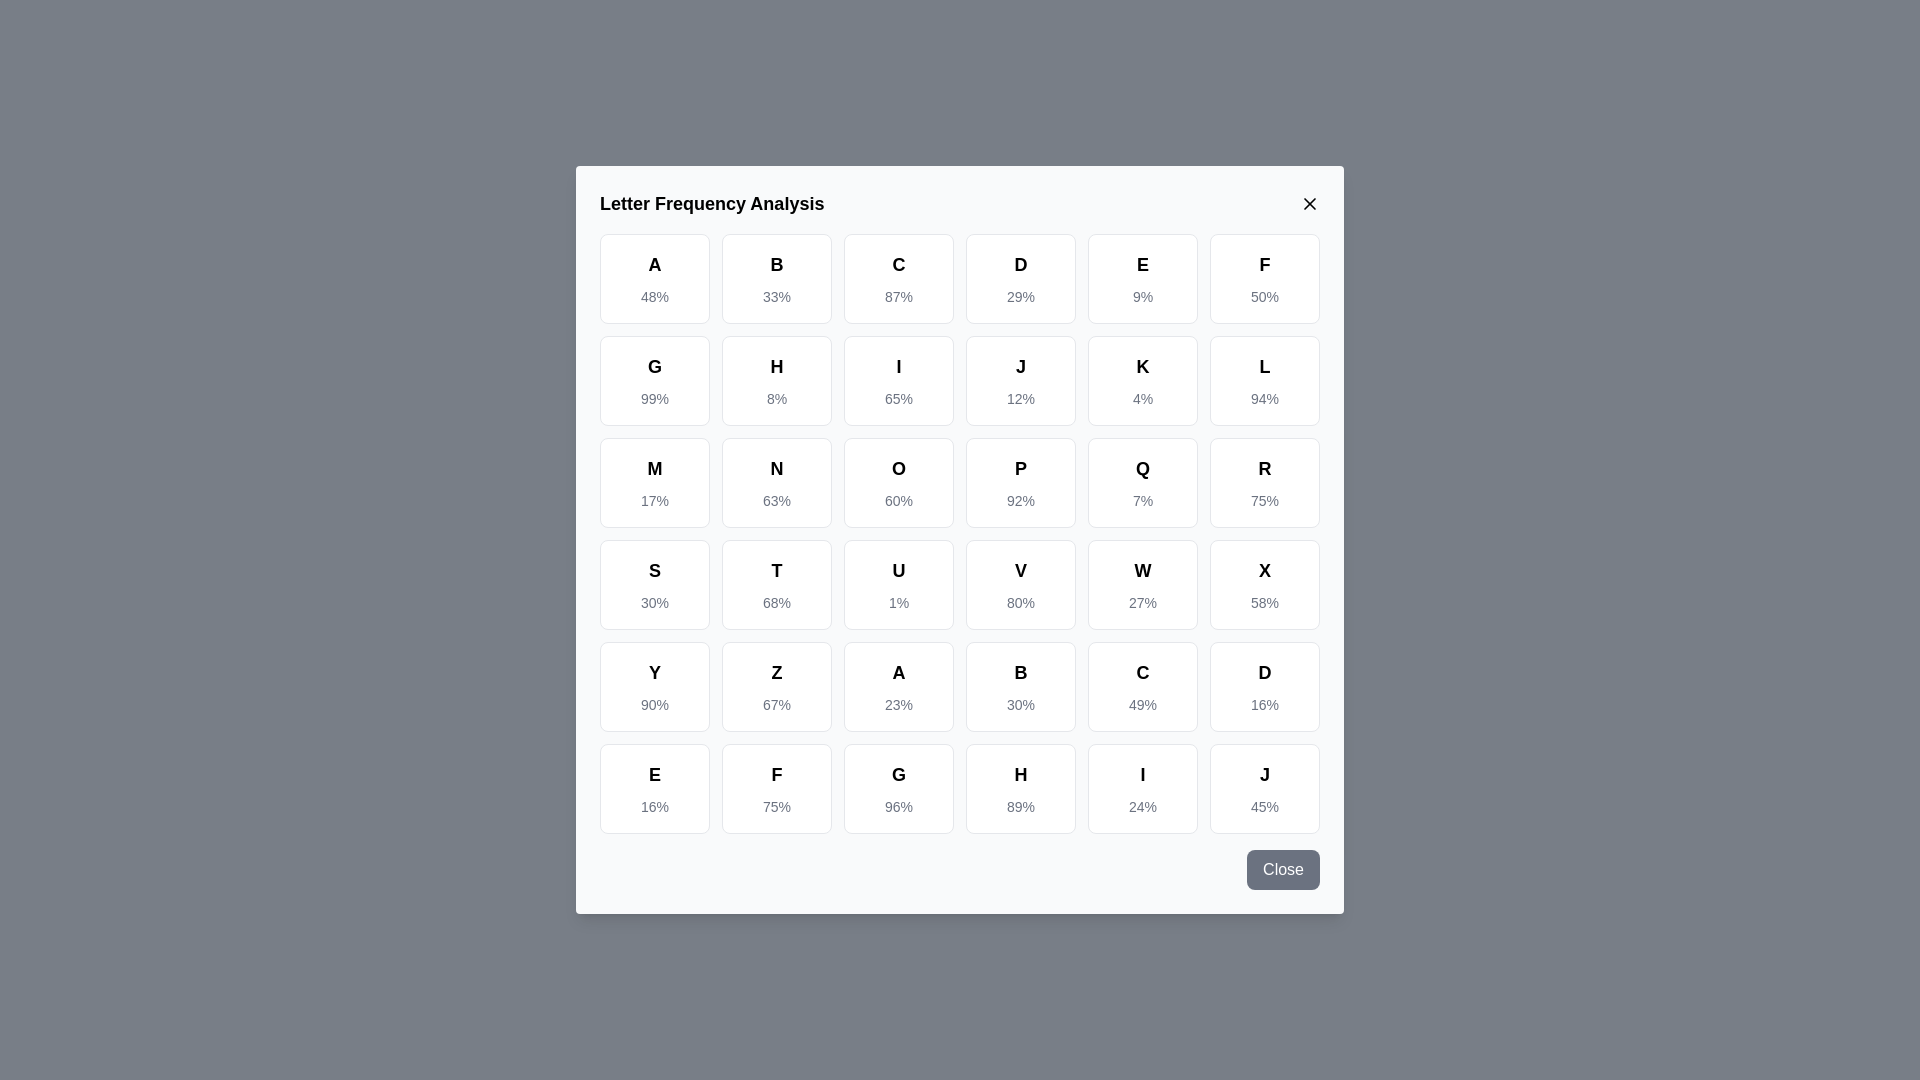 The height and width of the screenshot is (1080, 1920). Describe the element at coordinates (1310, 204) in the screenshot. I see `the 'X' button in the header of the dialog to close it` at that location.